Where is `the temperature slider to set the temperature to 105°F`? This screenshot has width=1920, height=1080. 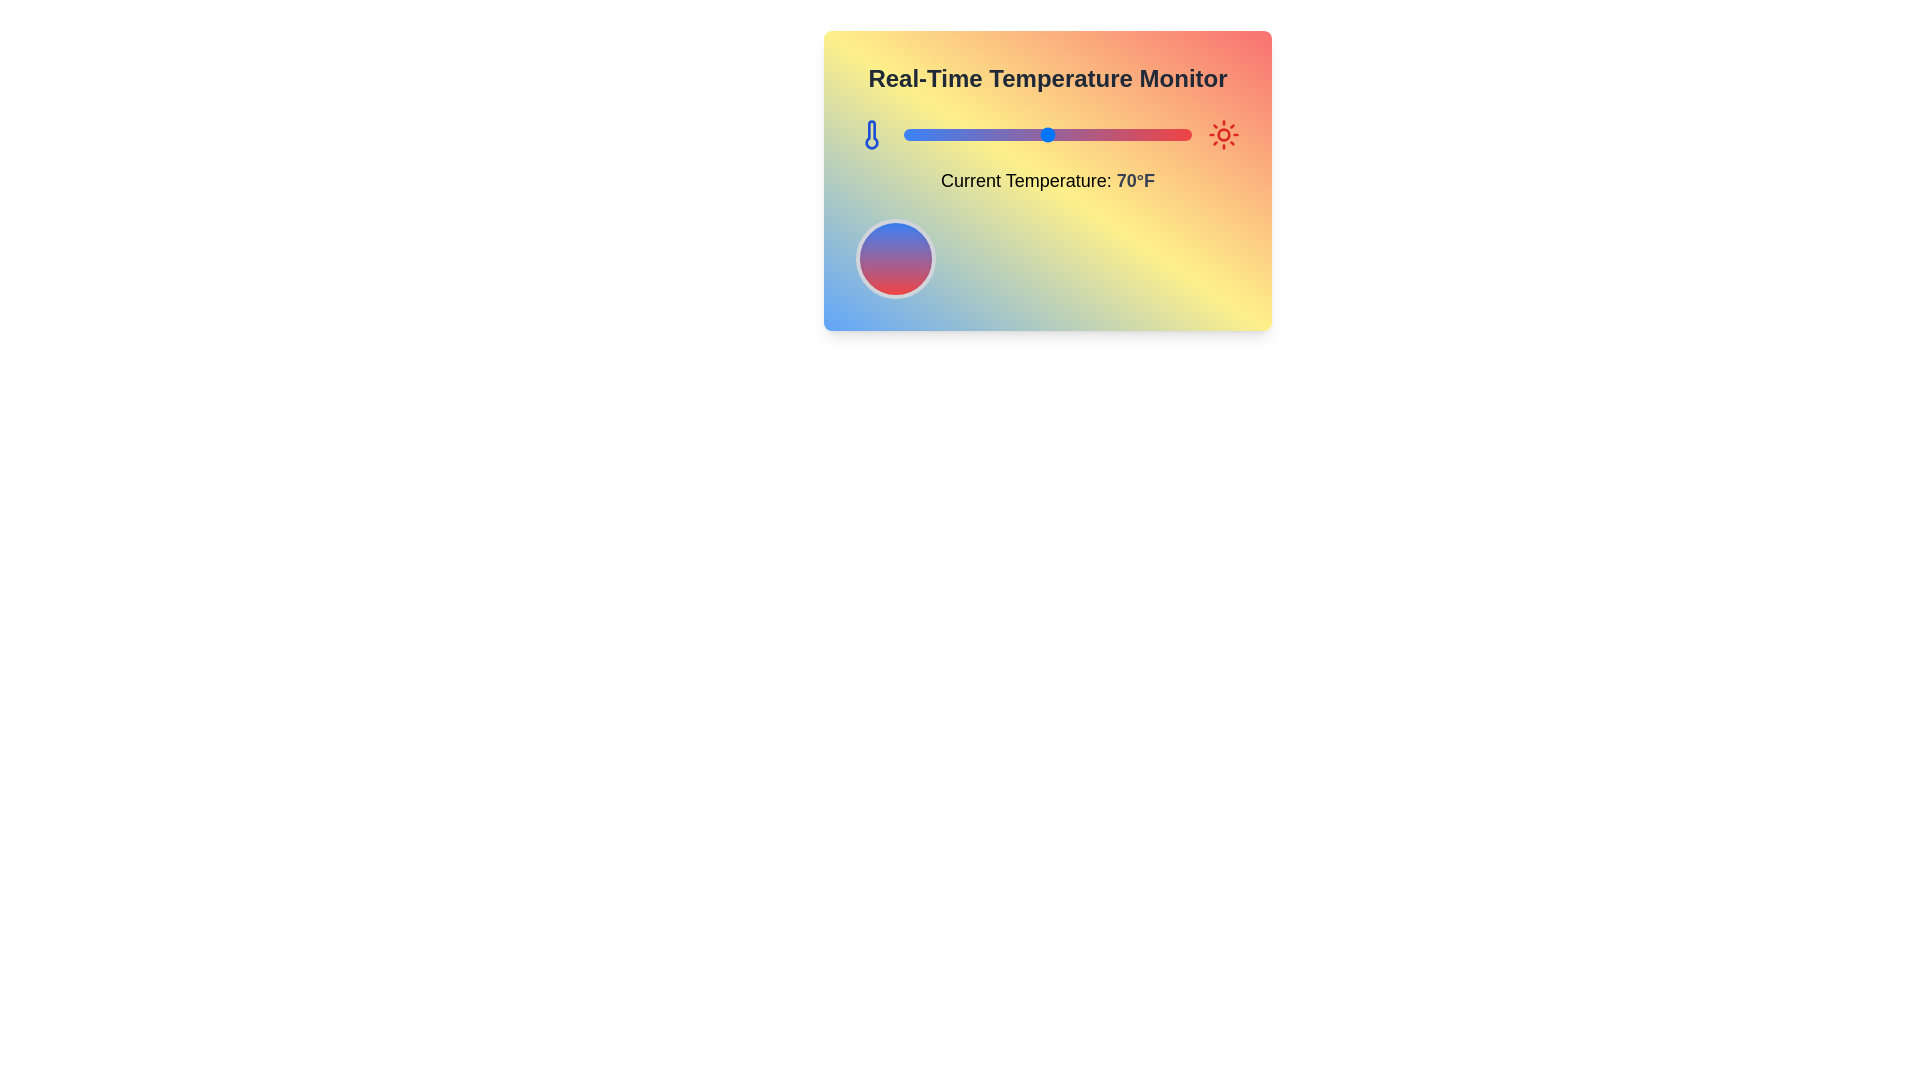 the temperature slider to set the temperature to 105°F is located at coordinates (1148, 135).